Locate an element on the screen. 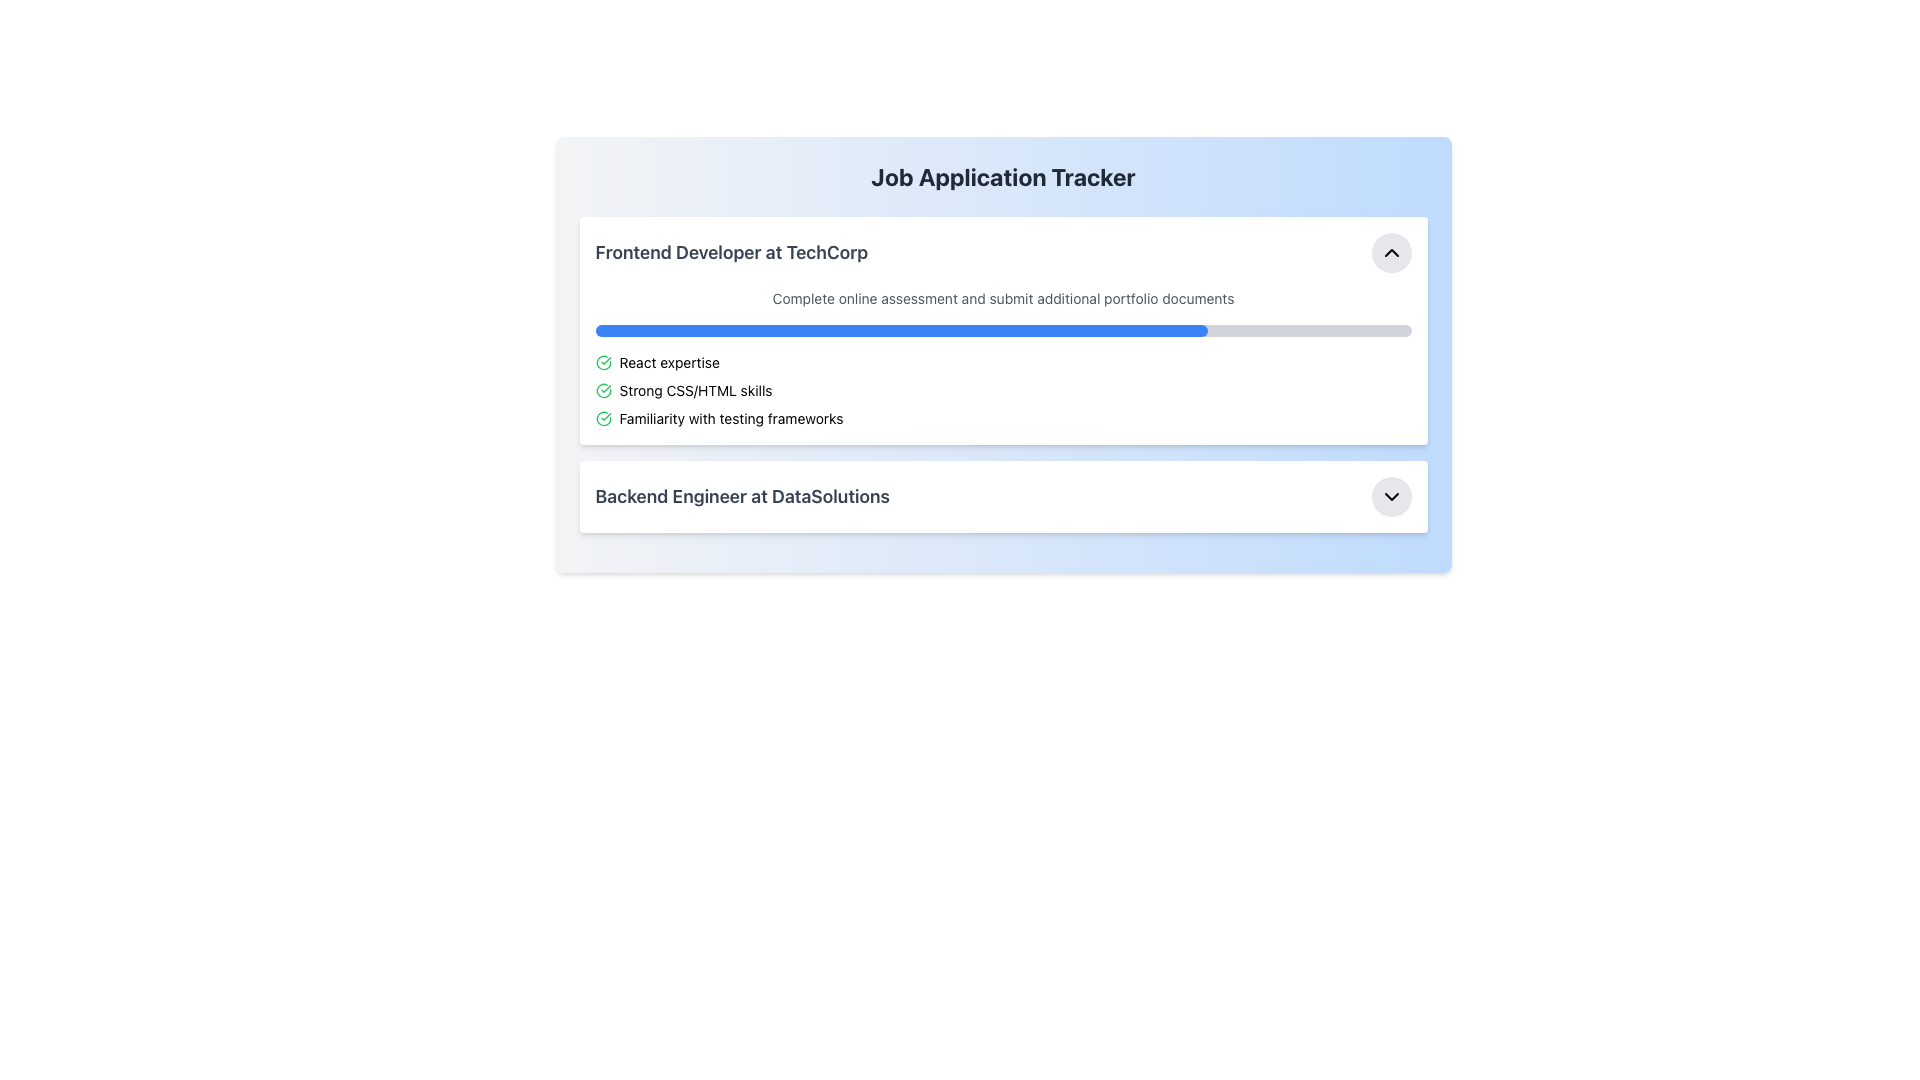 The width and height of the screenshot is (1920, 1080). the Text Label that serves as the title or header for the section, providing a brief and clear description of the content or purpose of the section below is located at coordinates (1003, 176).